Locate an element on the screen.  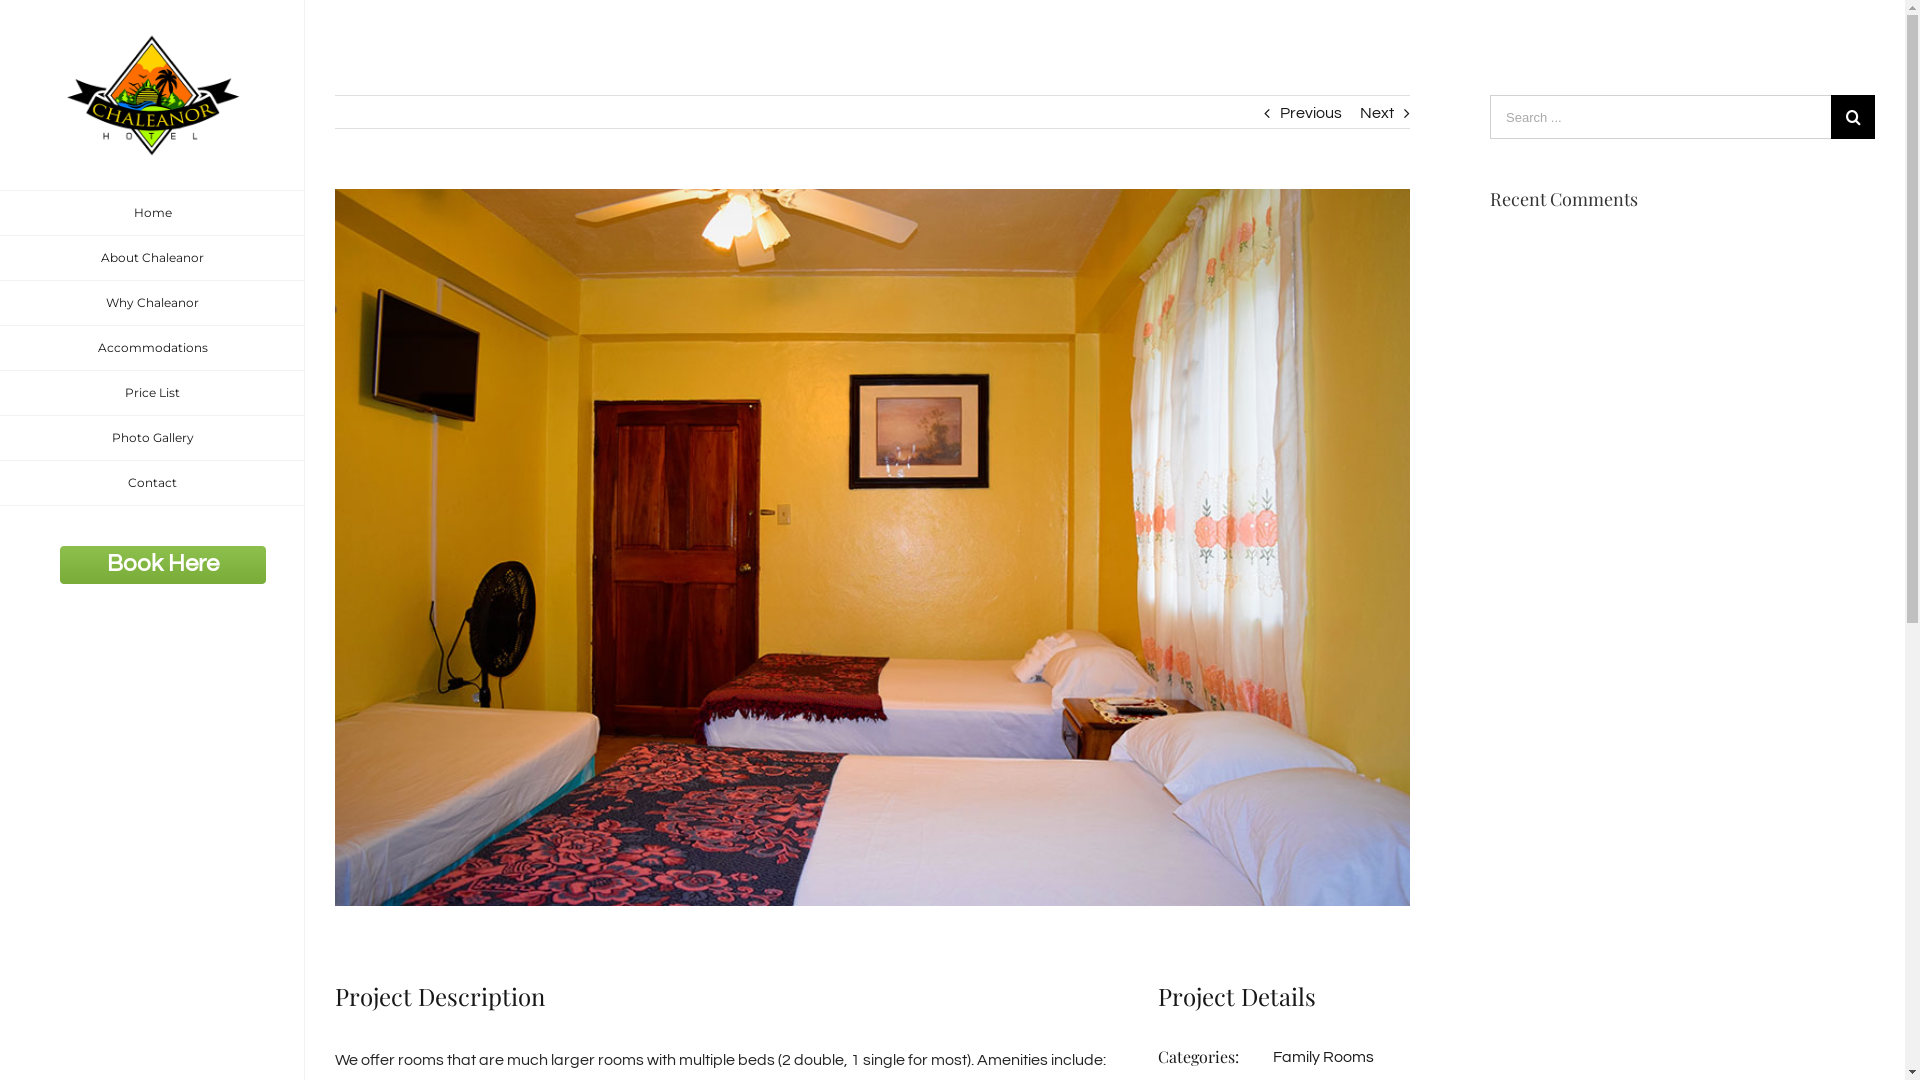
'Price List' is located at coordinates (151, 393).